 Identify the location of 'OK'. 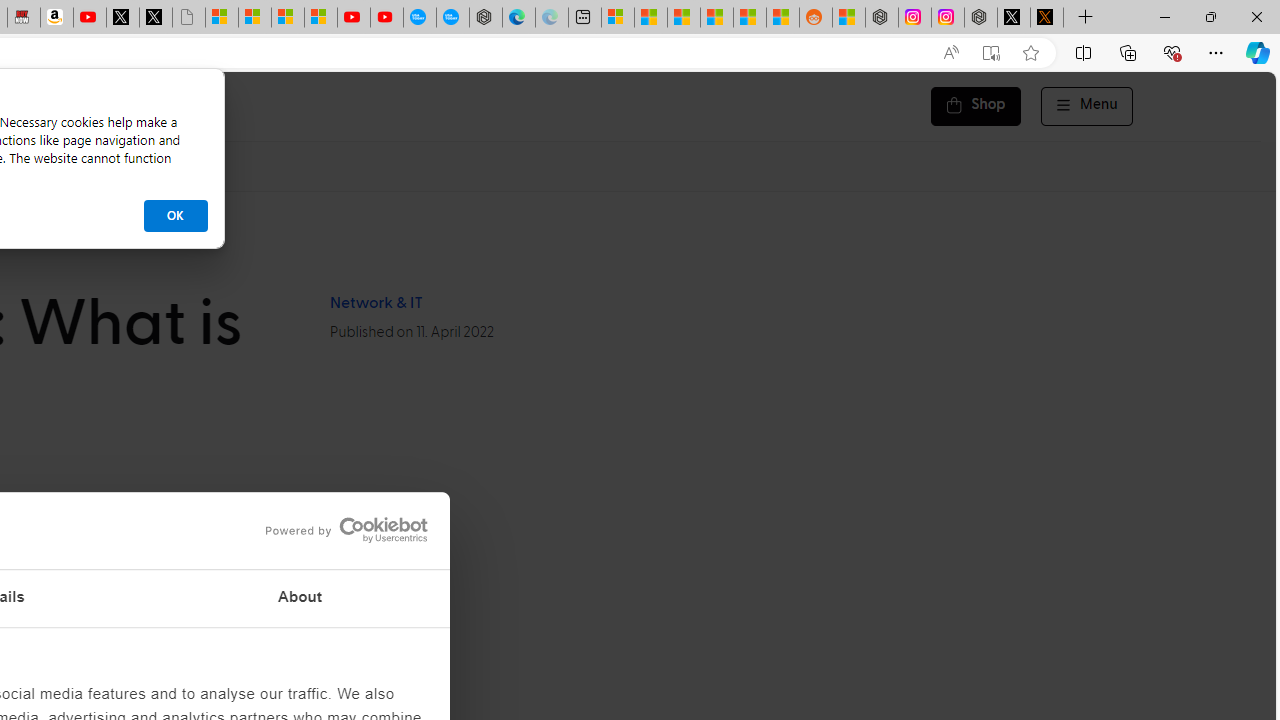
(175, 216).